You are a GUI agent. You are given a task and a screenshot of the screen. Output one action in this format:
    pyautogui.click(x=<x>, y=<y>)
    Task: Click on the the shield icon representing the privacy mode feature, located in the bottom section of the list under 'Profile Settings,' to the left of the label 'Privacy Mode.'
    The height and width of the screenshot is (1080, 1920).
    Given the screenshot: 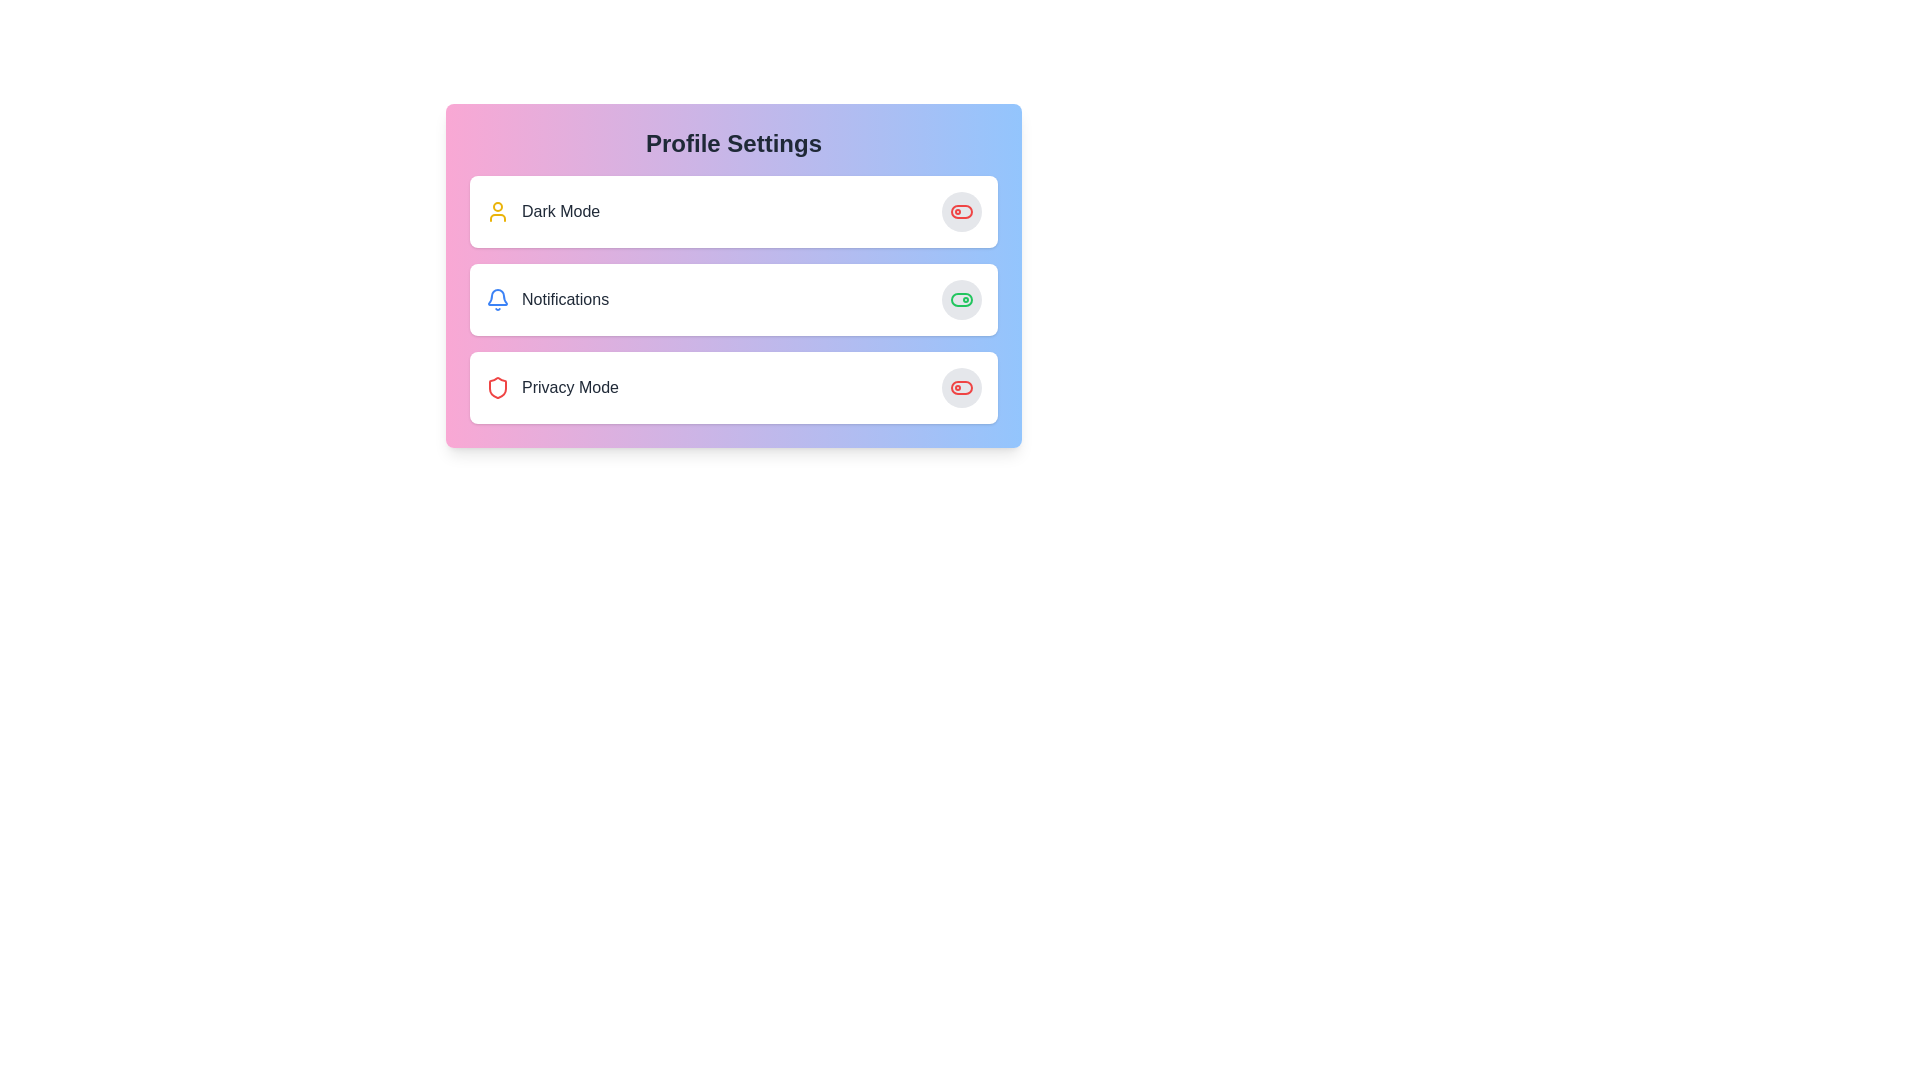 What is the action you would take?
    pyautogui.click(x=498, y=388)
    